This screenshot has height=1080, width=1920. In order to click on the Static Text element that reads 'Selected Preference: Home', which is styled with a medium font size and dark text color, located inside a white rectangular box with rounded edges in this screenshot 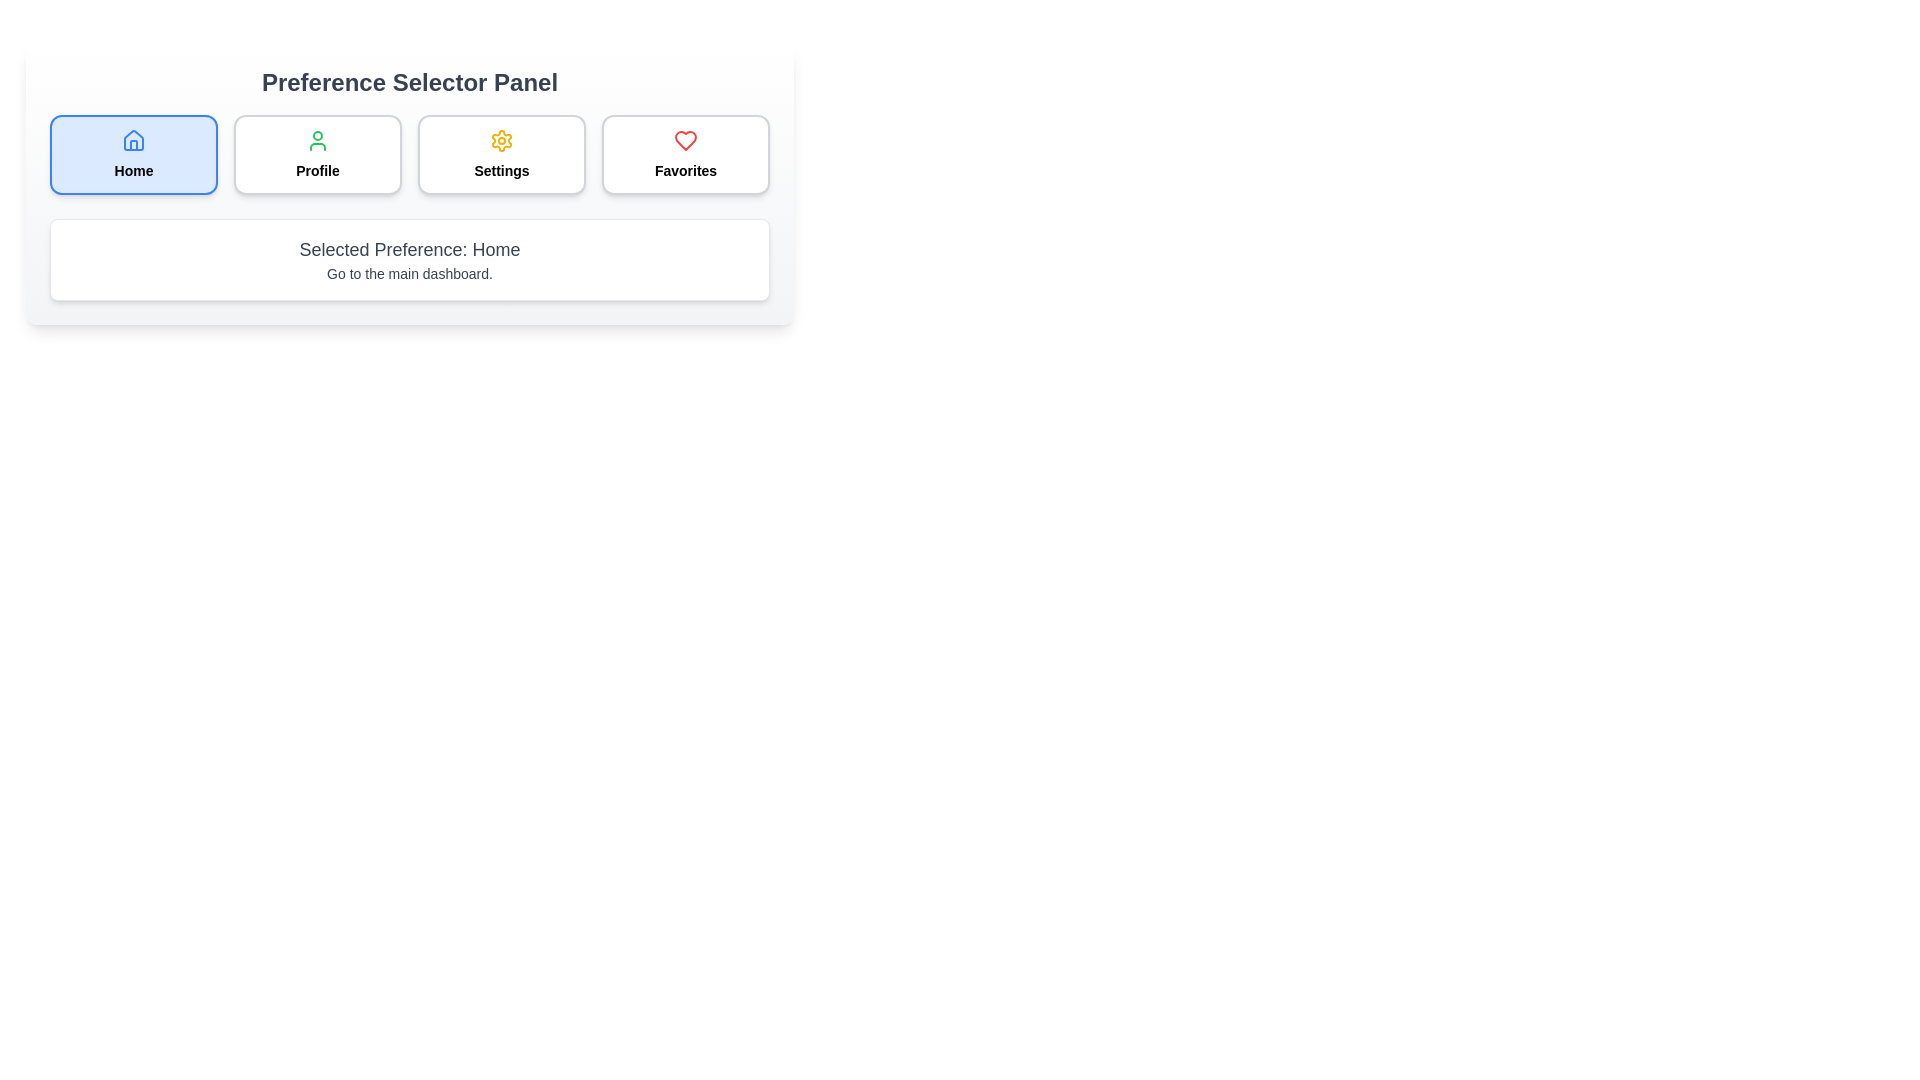, I will do `click(408, 249)`.